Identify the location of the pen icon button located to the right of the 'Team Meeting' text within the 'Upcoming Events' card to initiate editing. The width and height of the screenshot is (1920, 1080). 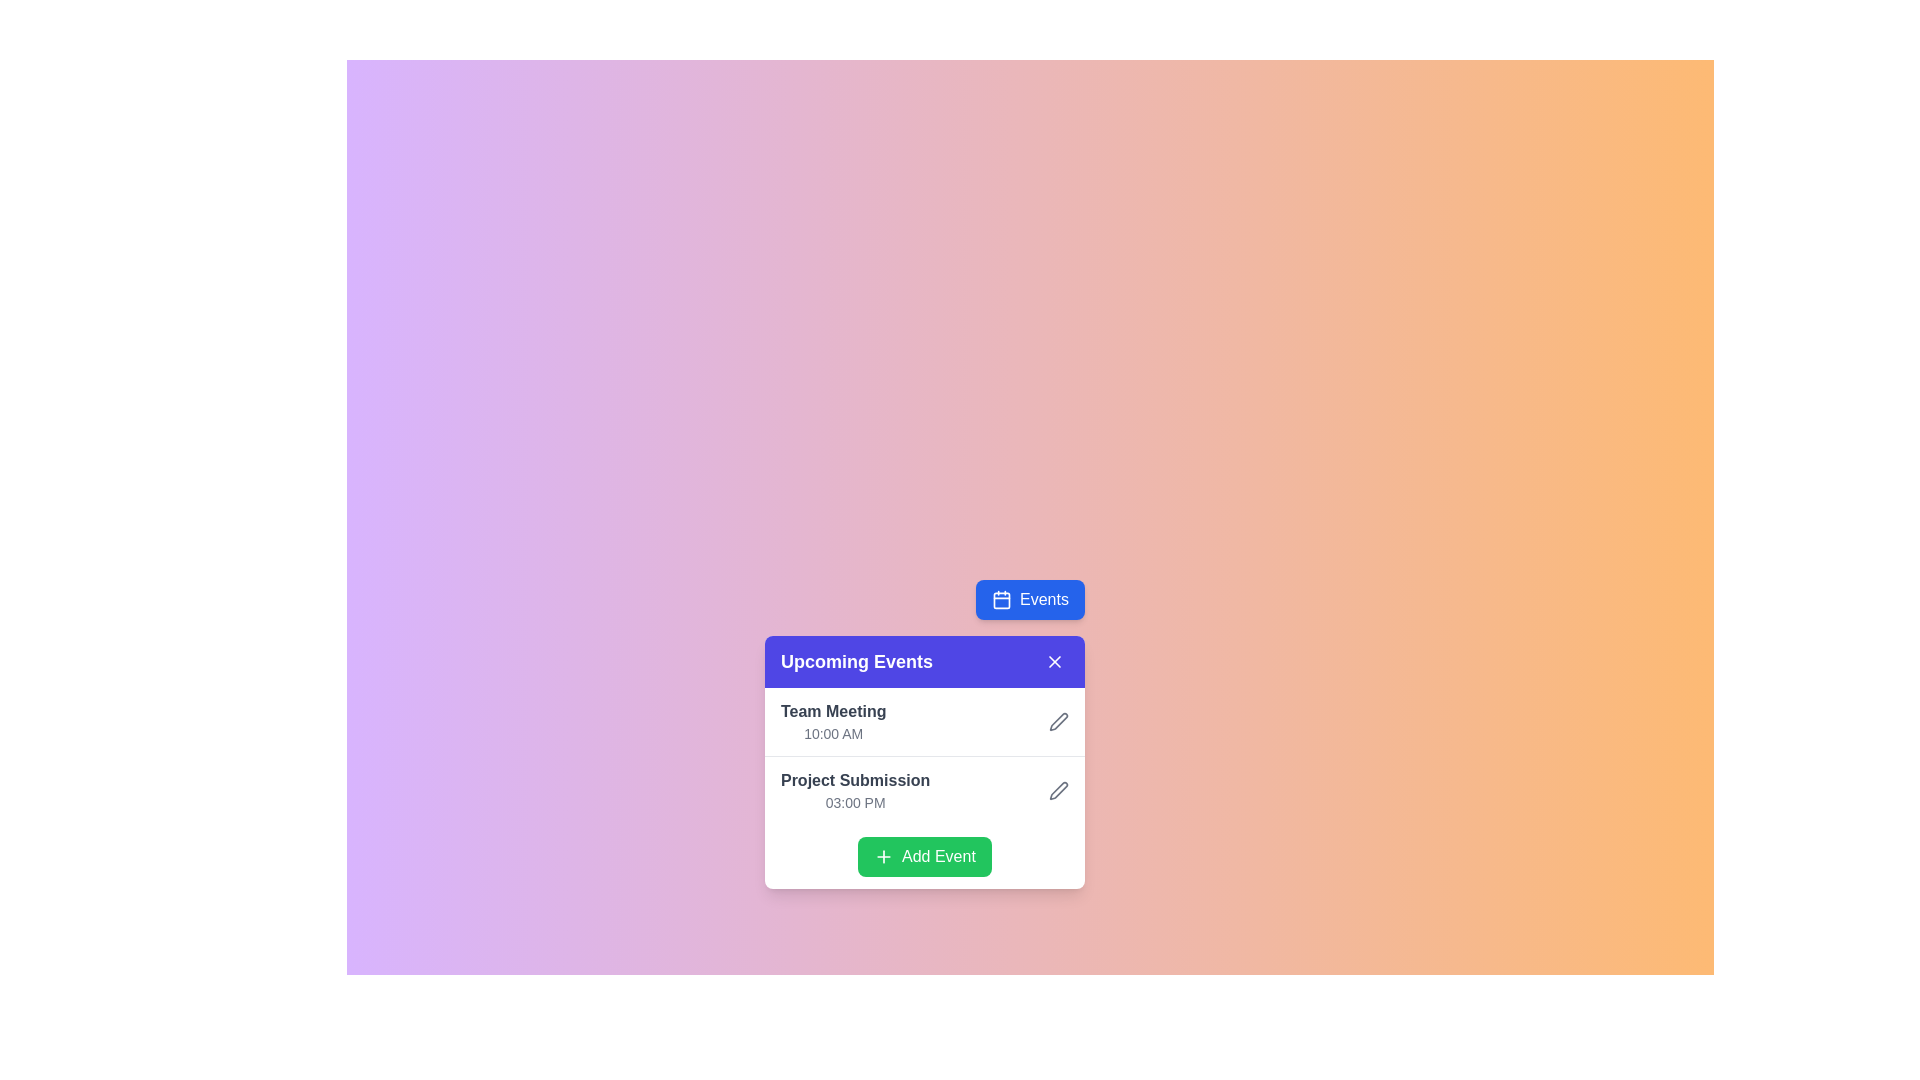
(1057, 789).